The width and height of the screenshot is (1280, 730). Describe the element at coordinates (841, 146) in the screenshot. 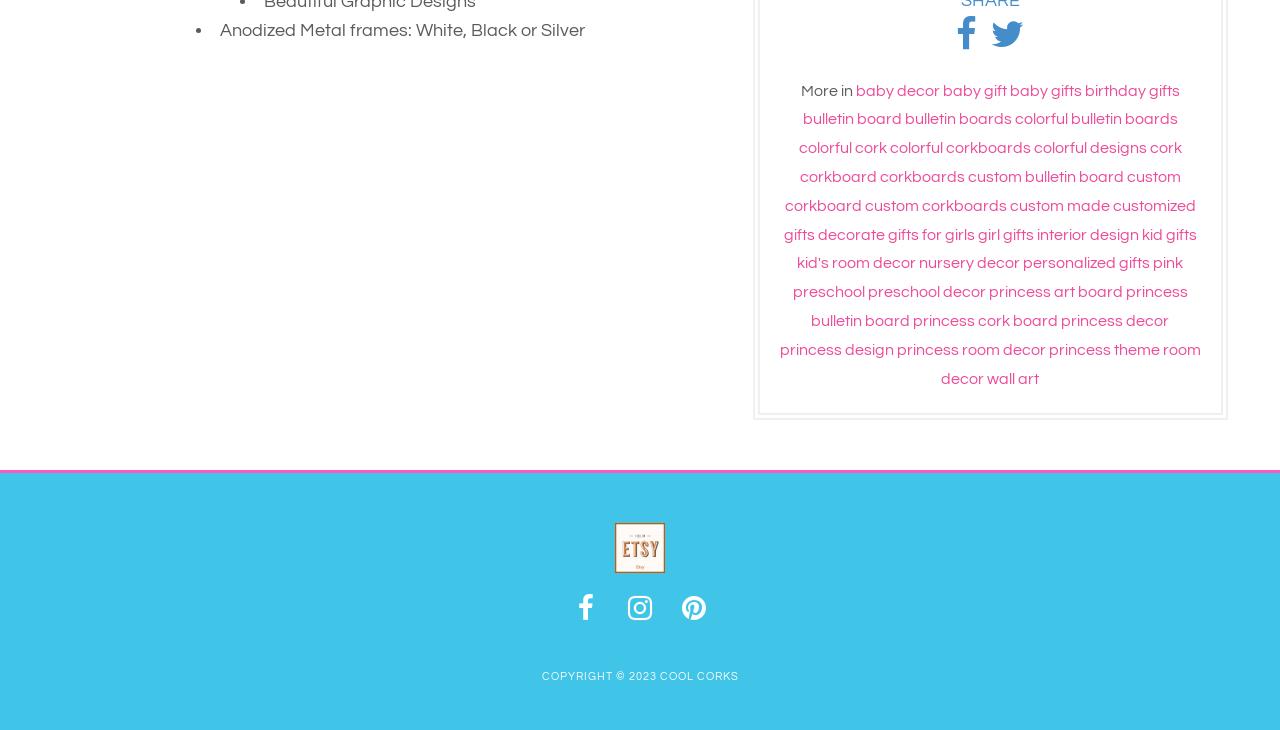

I see `'colorful cork'` at that location.